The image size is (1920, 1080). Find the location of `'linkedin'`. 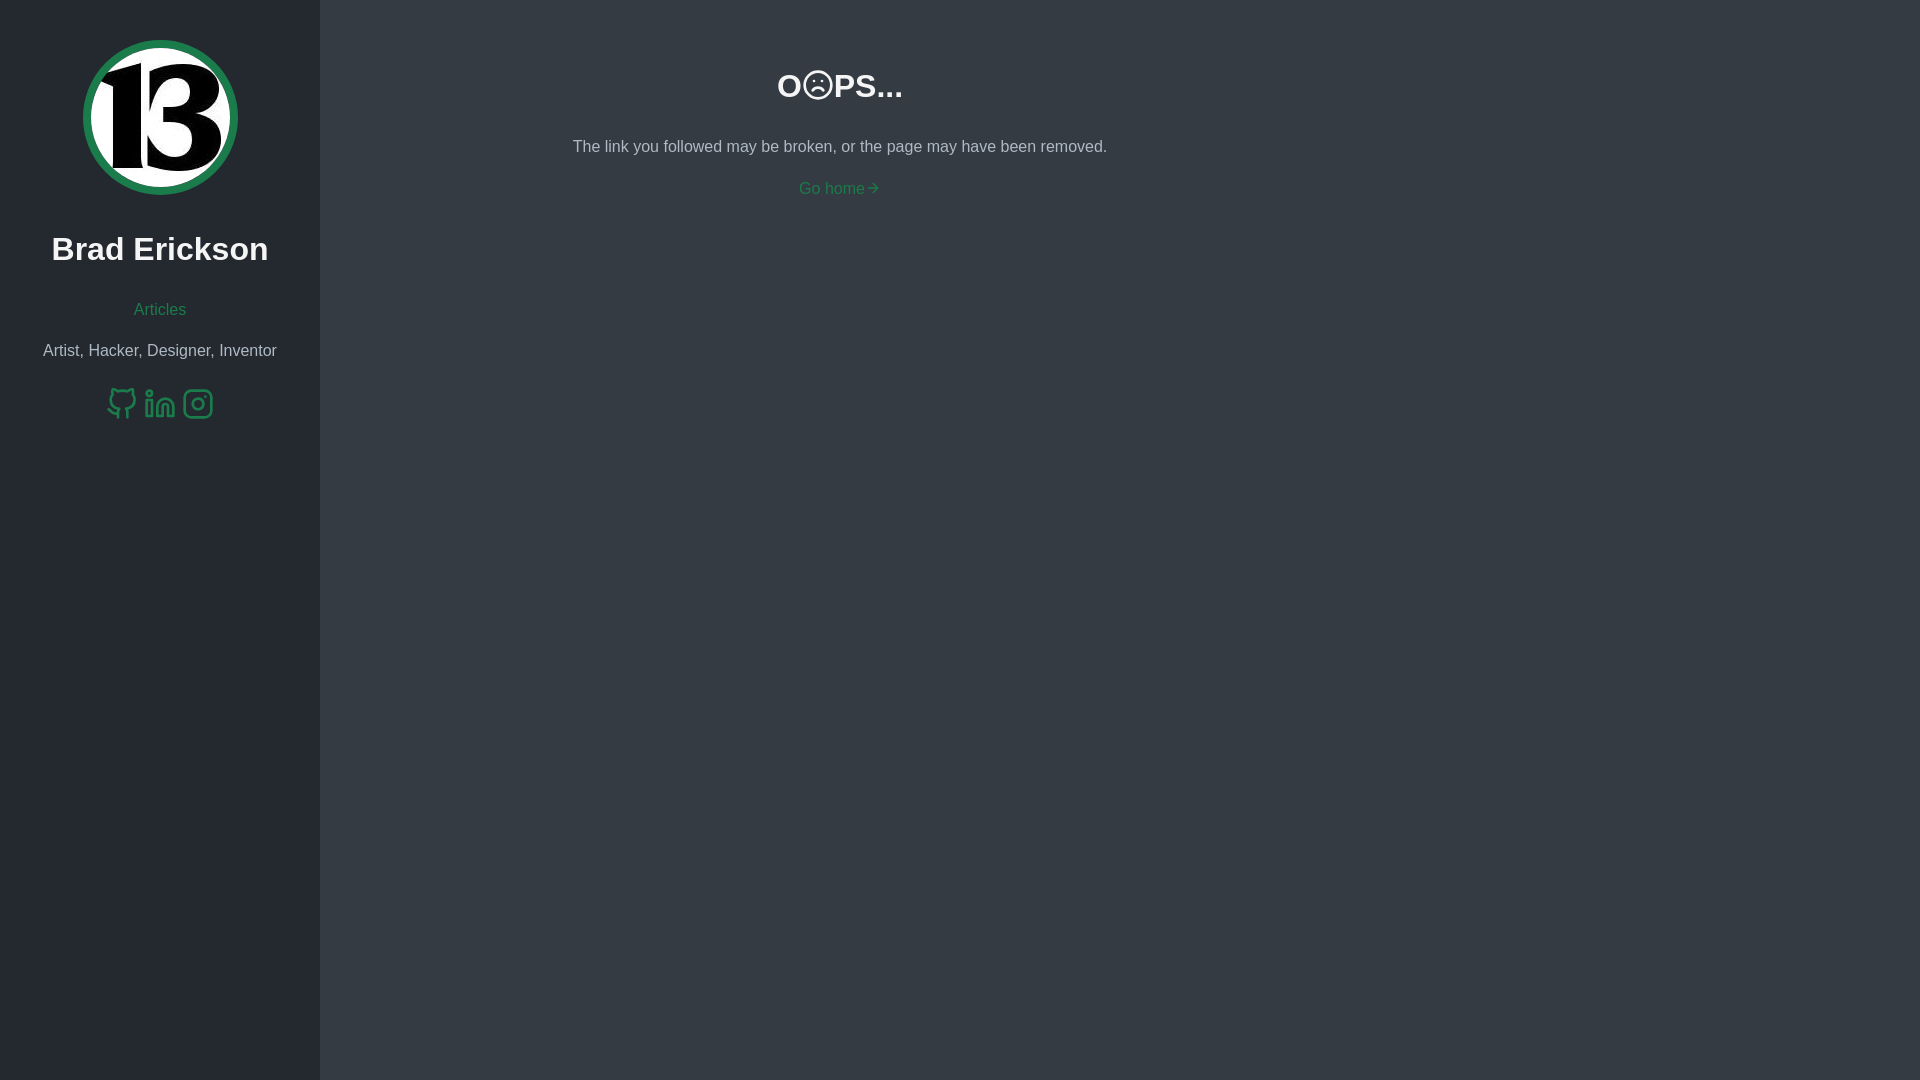

'linkedin' is located at coordinates (143, 405).